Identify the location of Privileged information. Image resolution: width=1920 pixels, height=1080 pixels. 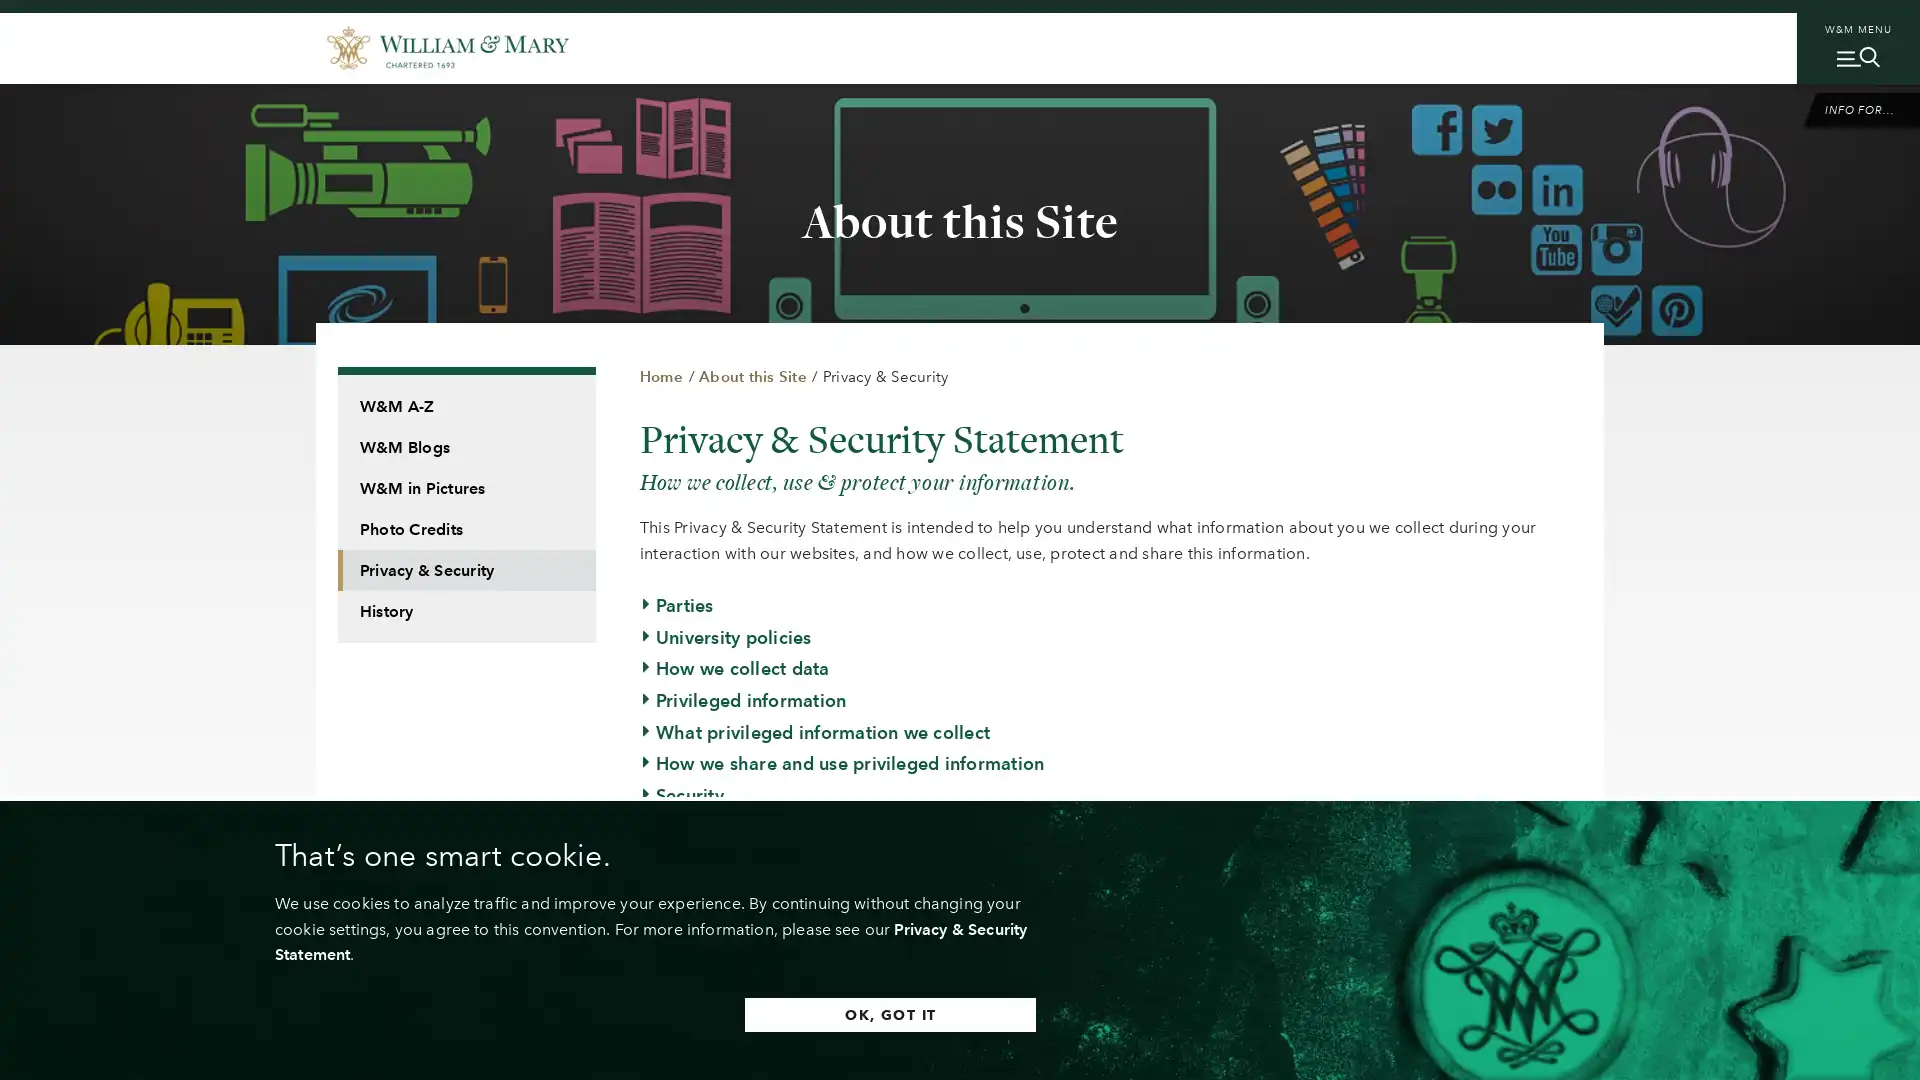
(742, 698).